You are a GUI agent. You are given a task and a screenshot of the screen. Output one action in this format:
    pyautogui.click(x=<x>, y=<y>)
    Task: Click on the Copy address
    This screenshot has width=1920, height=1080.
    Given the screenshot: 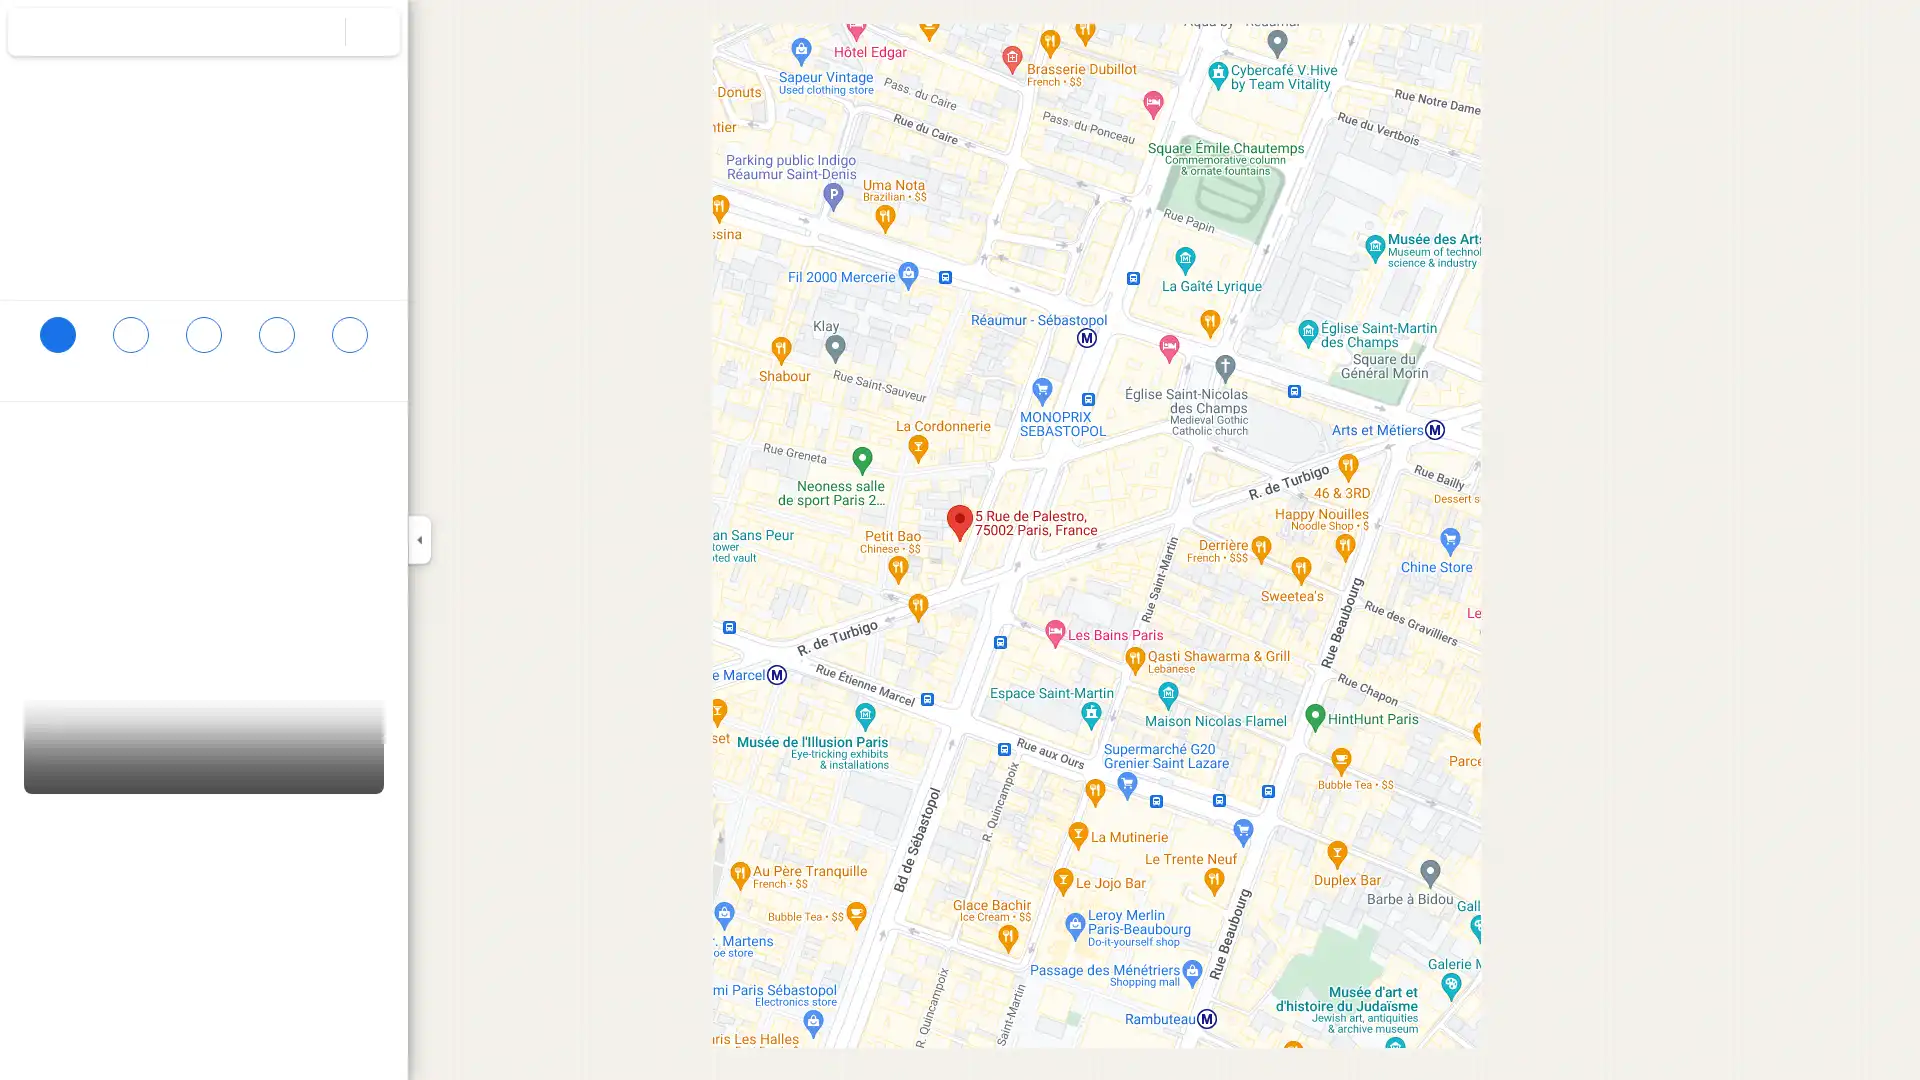 What is the action you would take?
    pyautogui.click(x=370, y=437)
    